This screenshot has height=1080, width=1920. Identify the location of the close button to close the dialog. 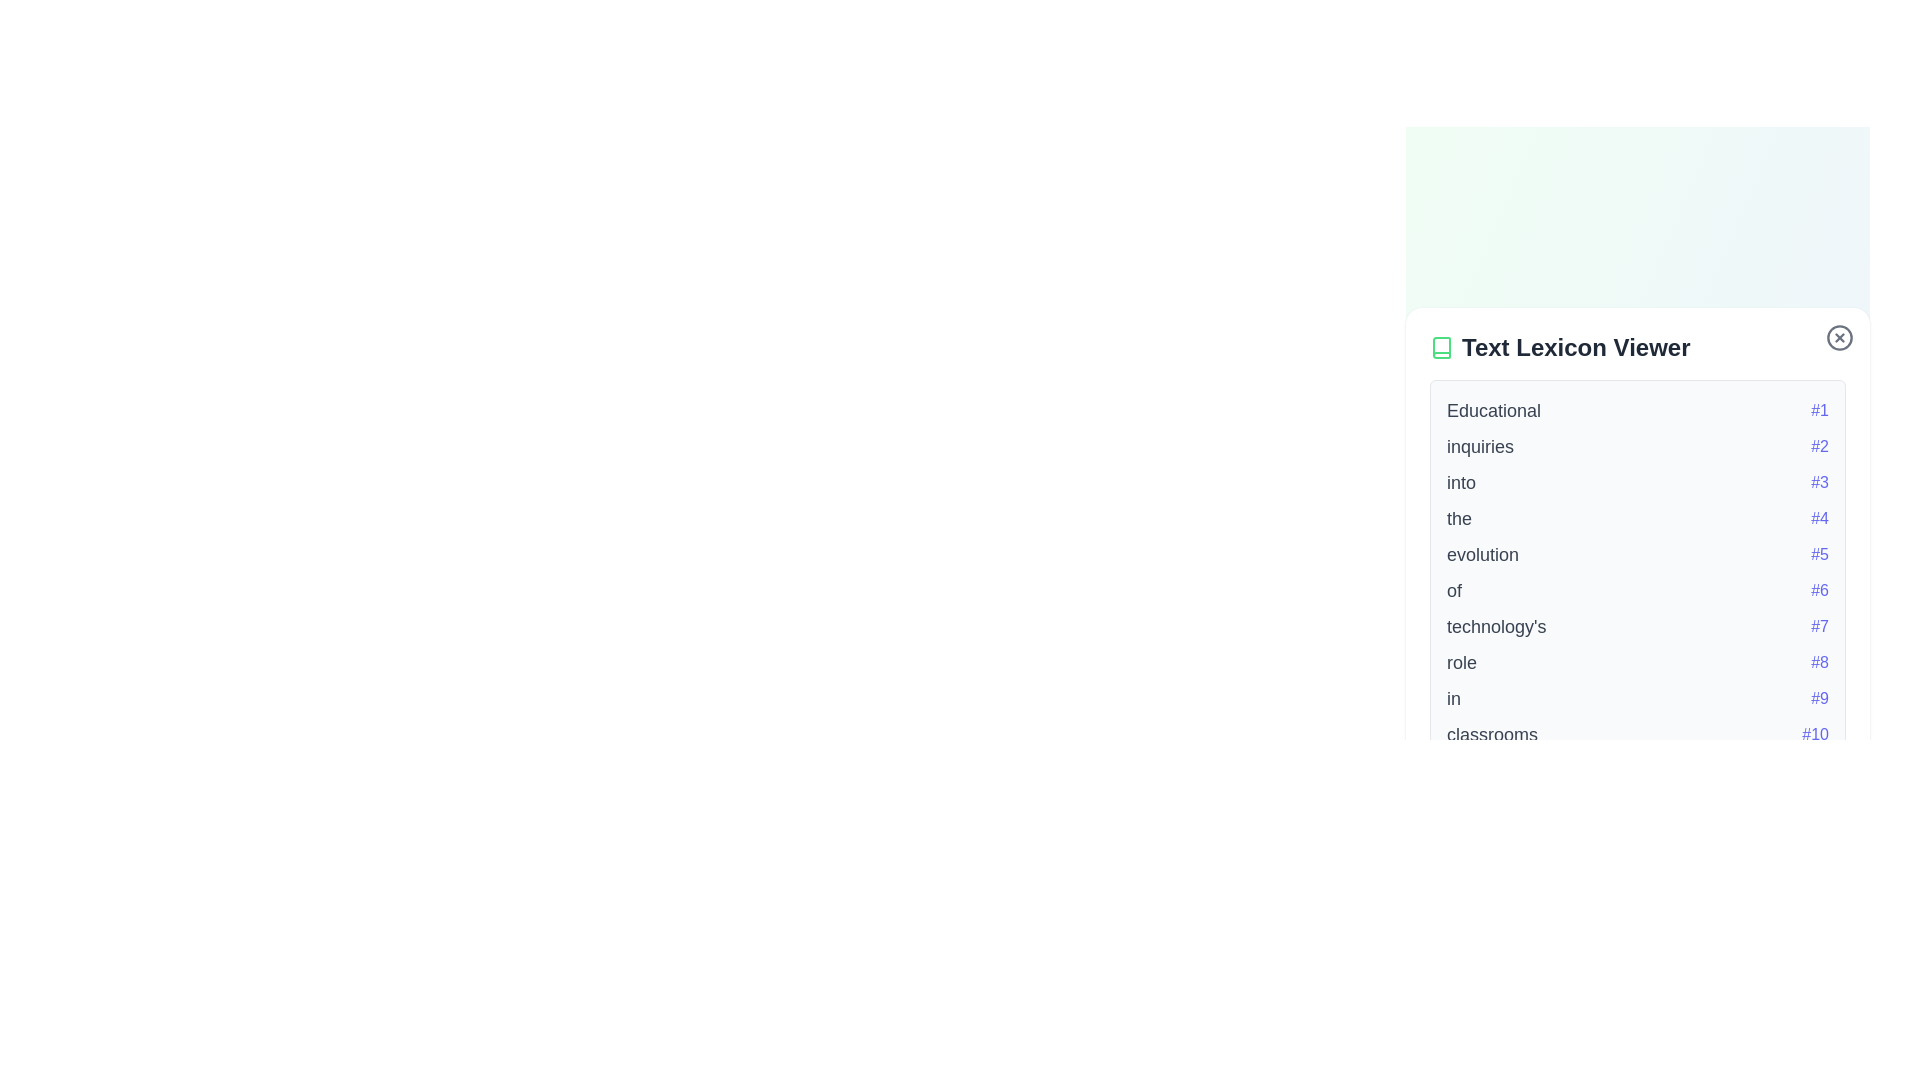
(1839, 337).